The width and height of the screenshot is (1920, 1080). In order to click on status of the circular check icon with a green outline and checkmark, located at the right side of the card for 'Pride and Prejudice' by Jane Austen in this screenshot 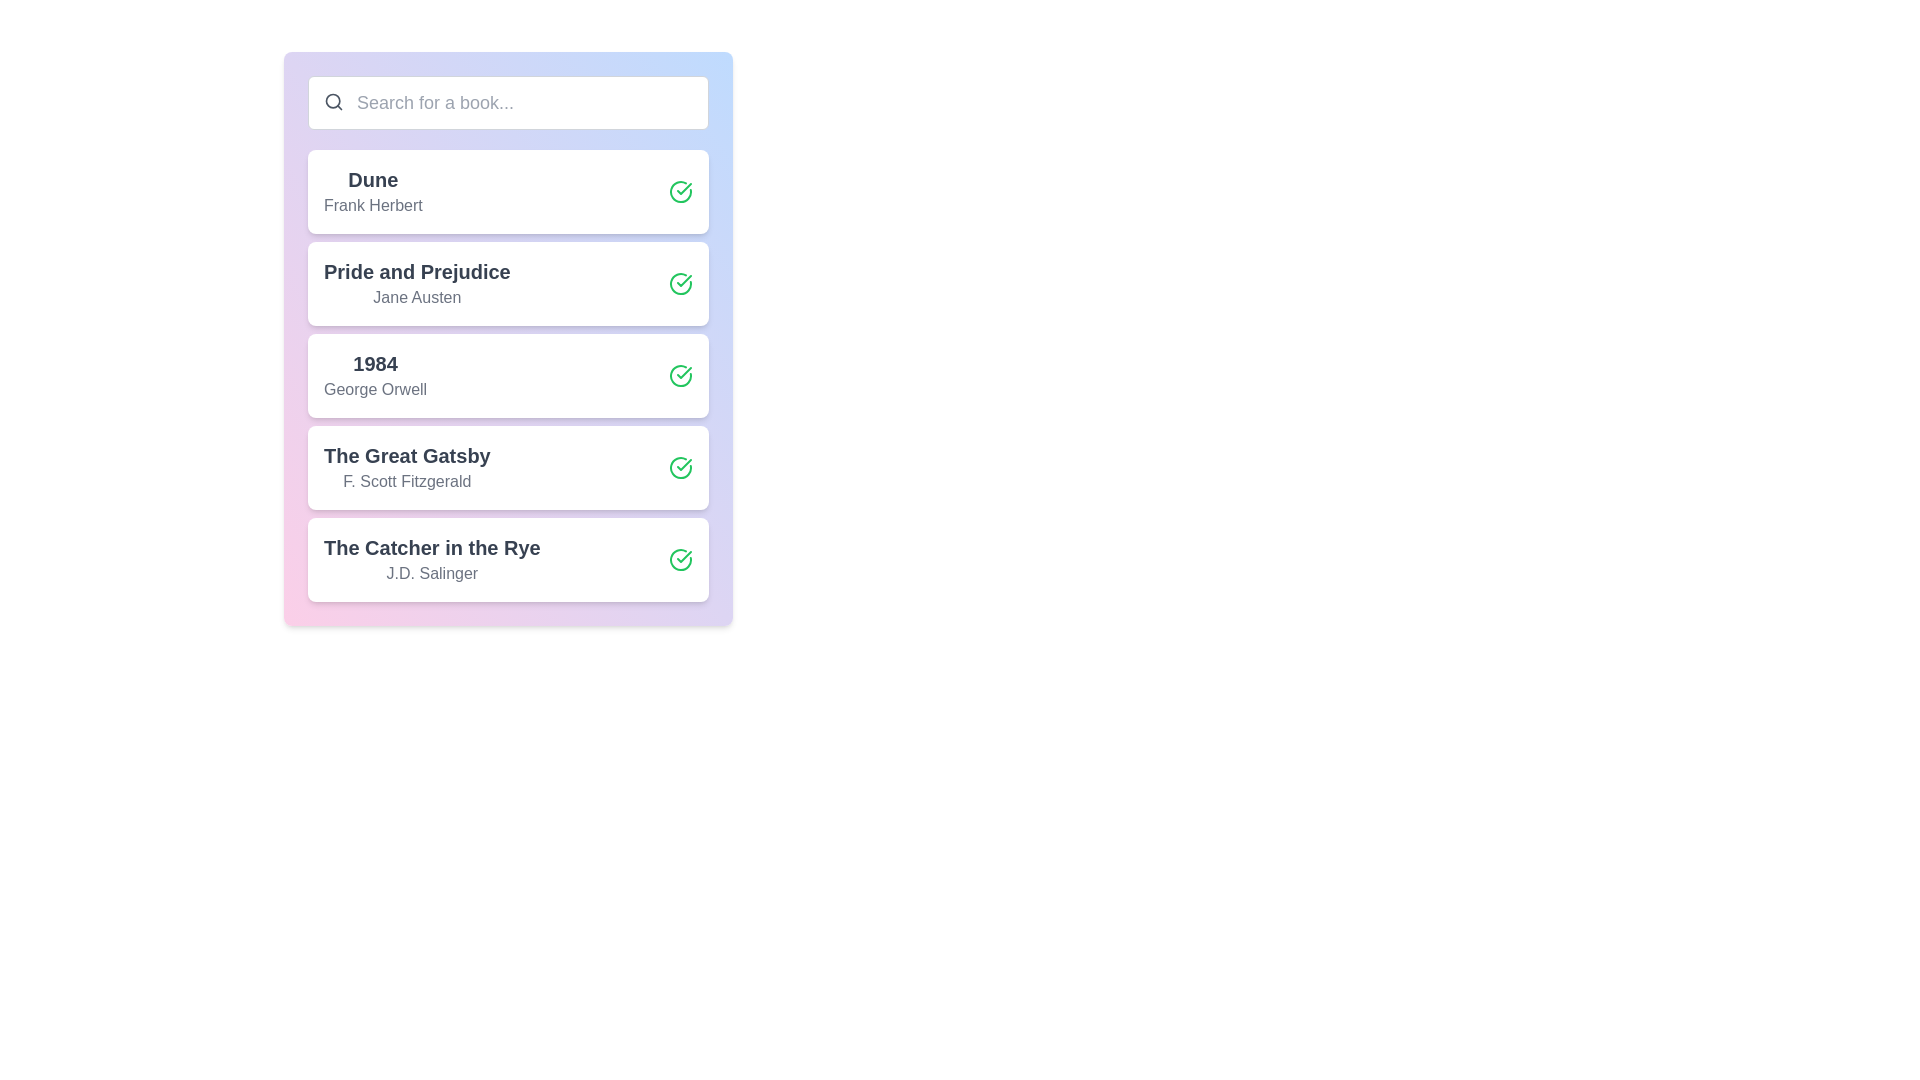, I will do `click(681, 284)`.